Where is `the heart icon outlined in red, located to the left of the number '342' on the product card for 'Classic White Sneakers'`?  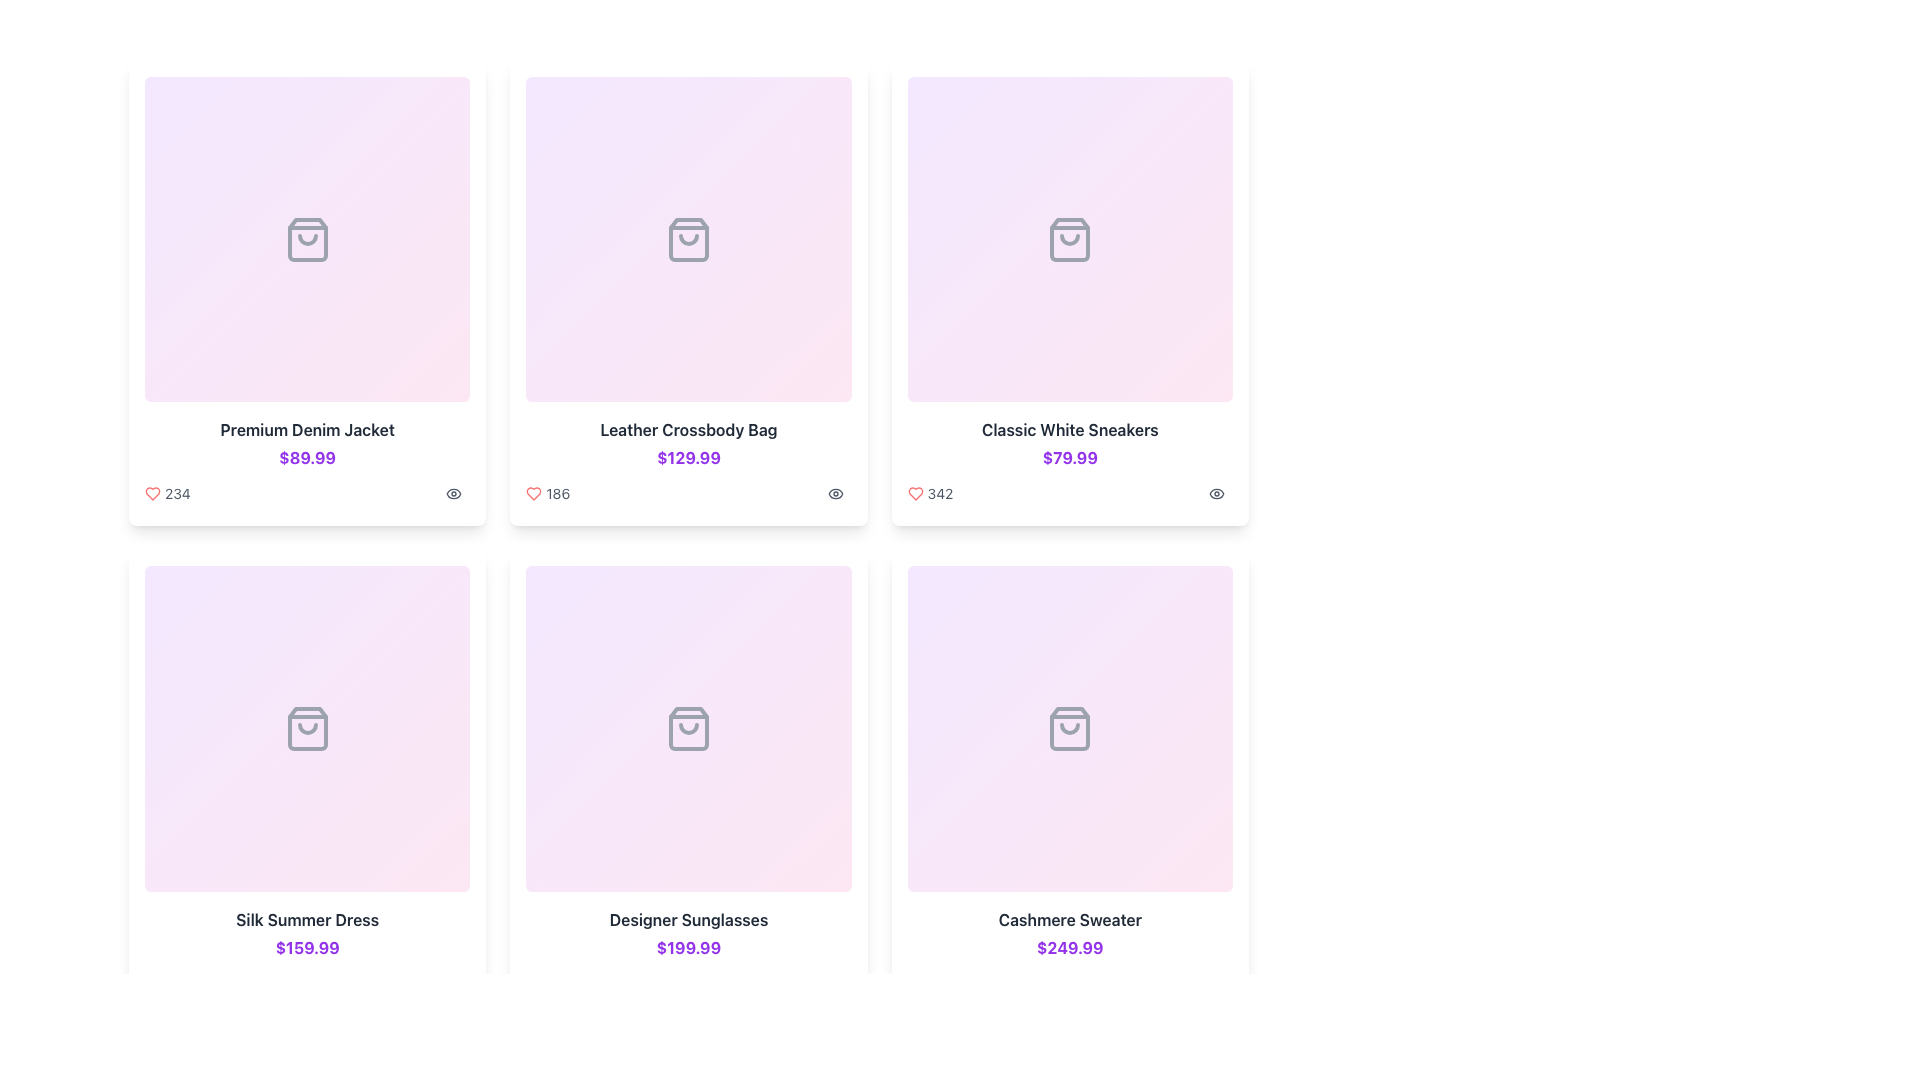
the heart icon outlined in red, located to the left of the number '342' on the product card for 'Classic White Sneakers' is located at coordinates (914, 494).